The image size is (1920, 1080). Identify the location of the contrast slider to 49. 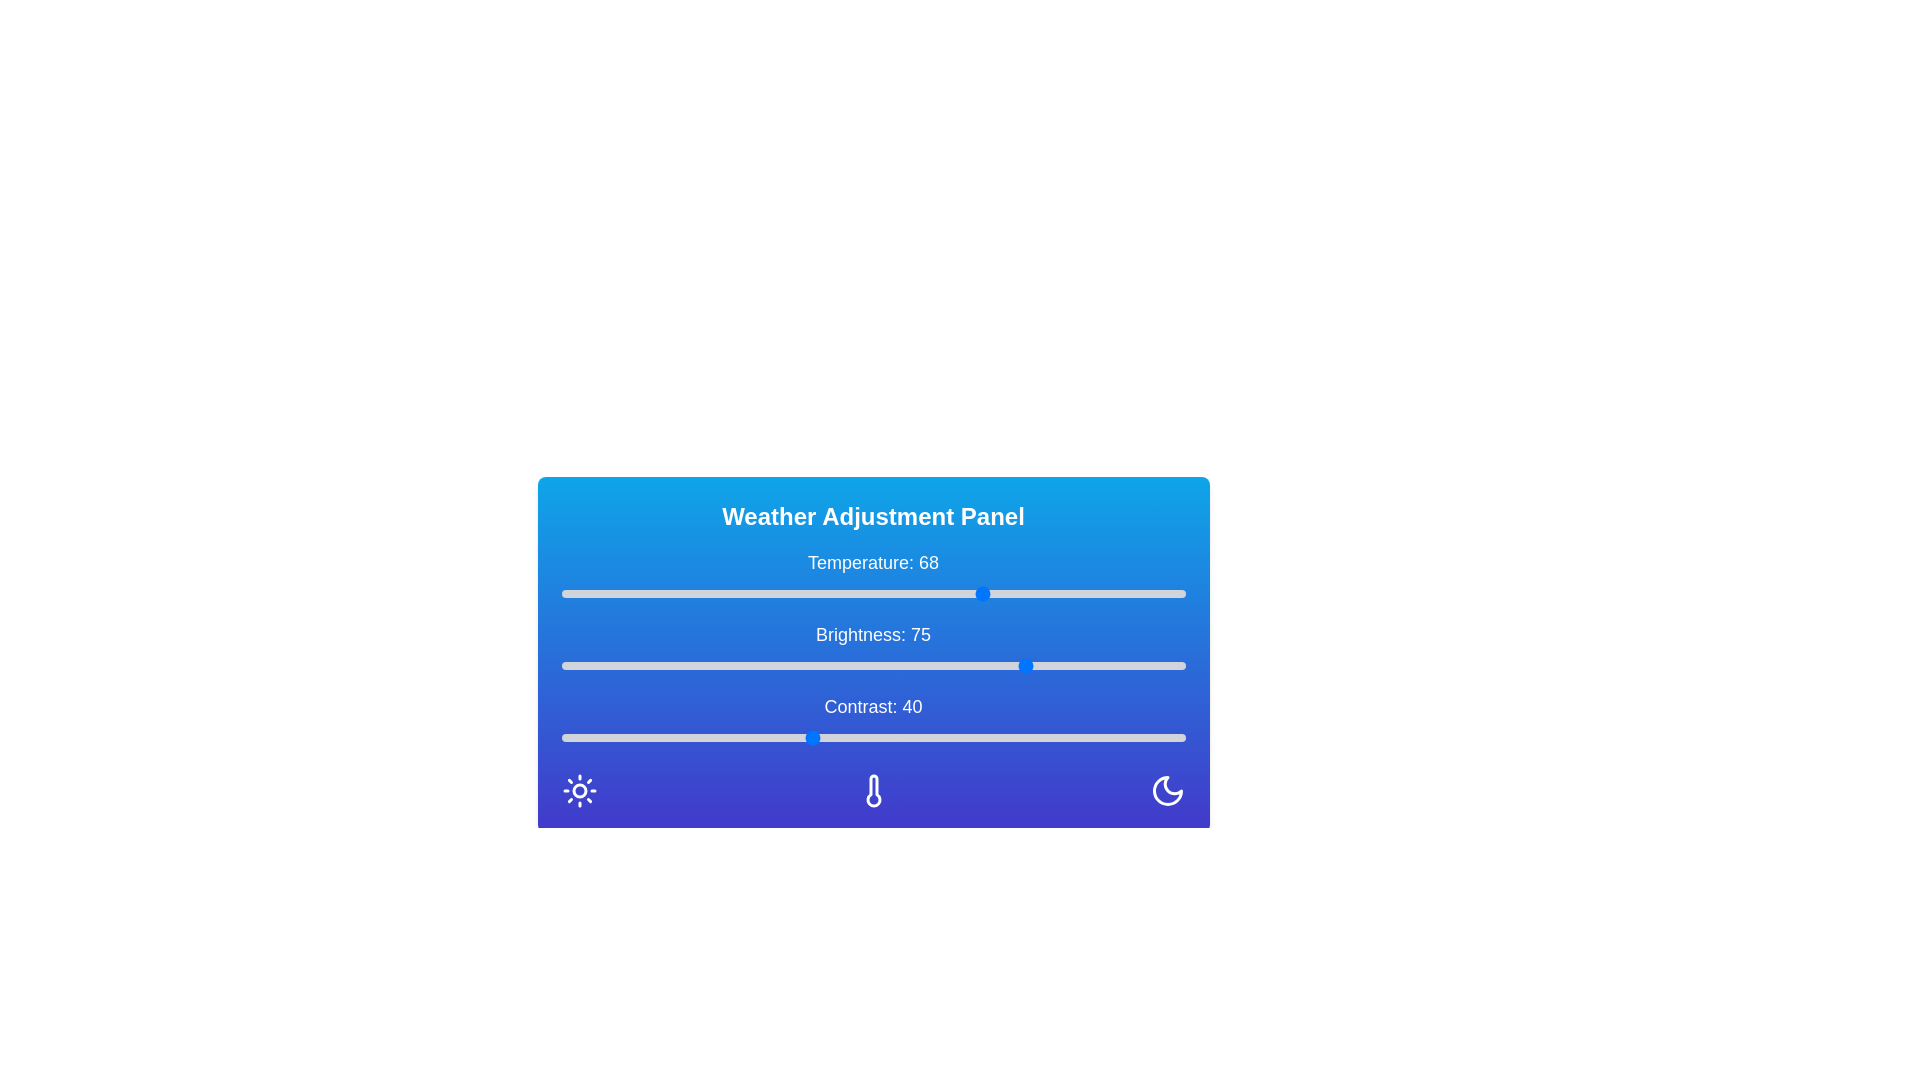
(867, 737).